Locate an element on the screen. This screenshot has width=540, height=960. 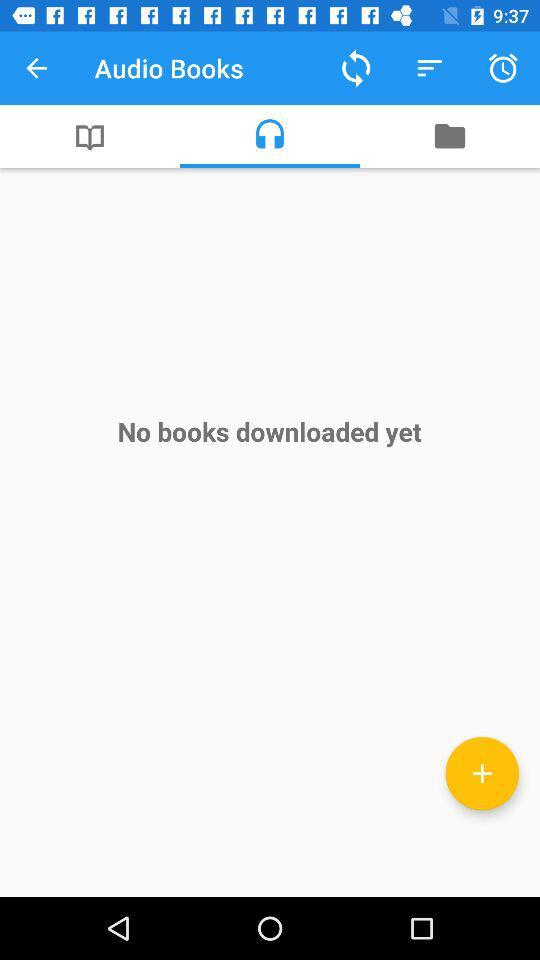
book is located at coordinates (481, 772).